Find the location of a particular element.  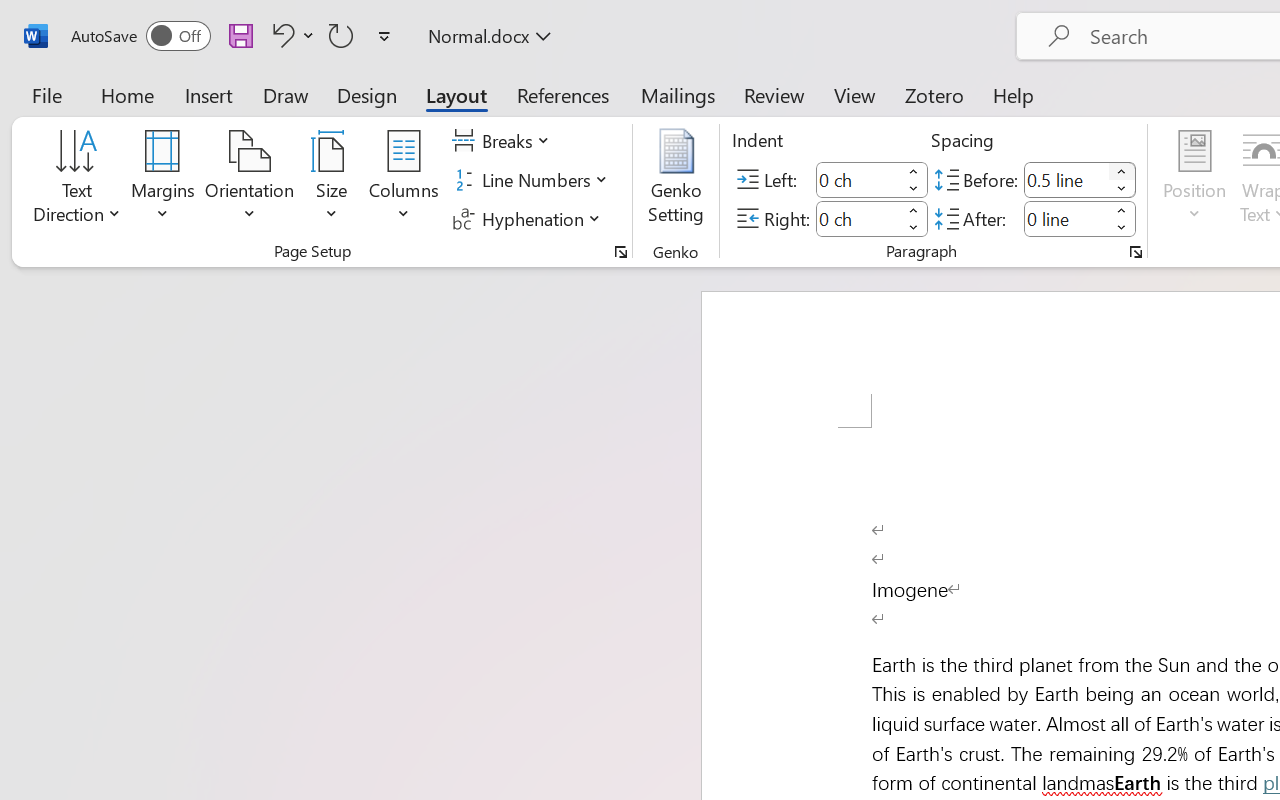

'Position' is located at coordinates (1194, 179).